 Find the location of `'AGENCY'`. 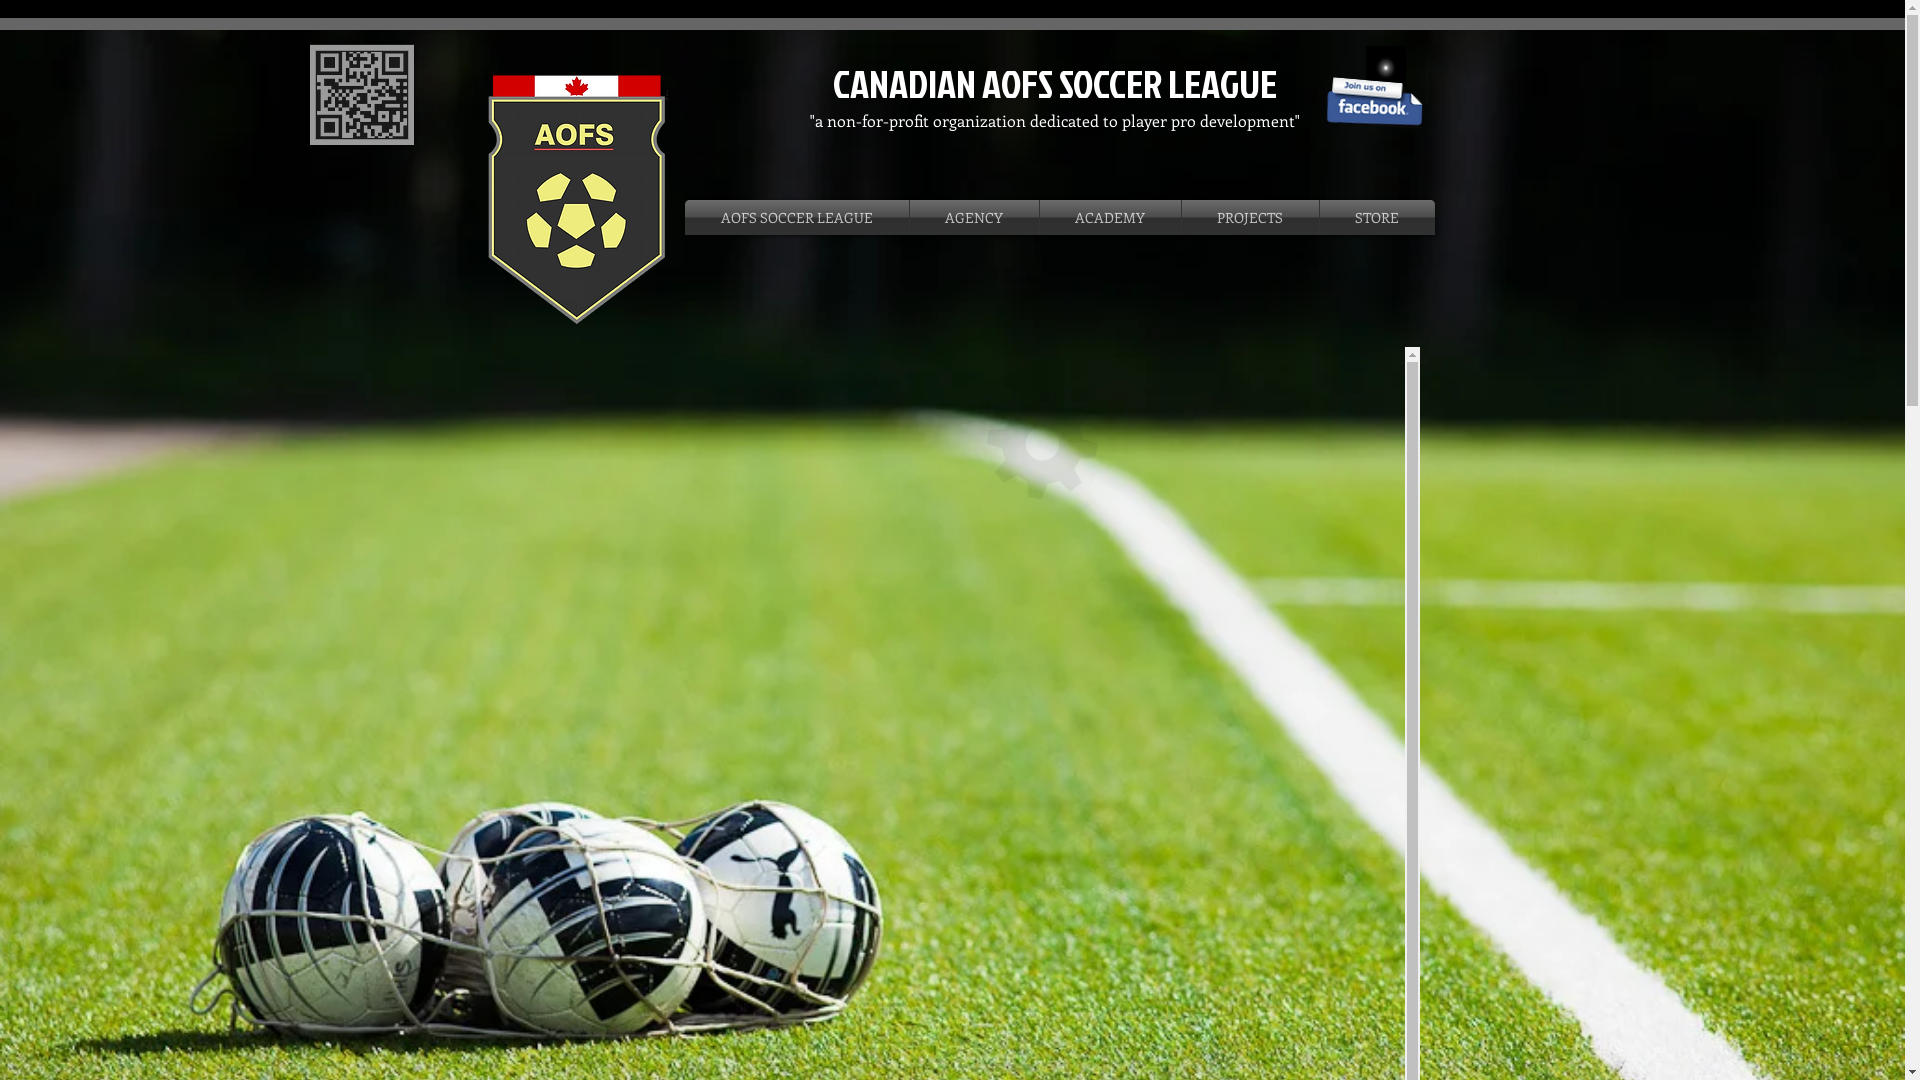

'AGENCY' is located at coordinates (909, 217).